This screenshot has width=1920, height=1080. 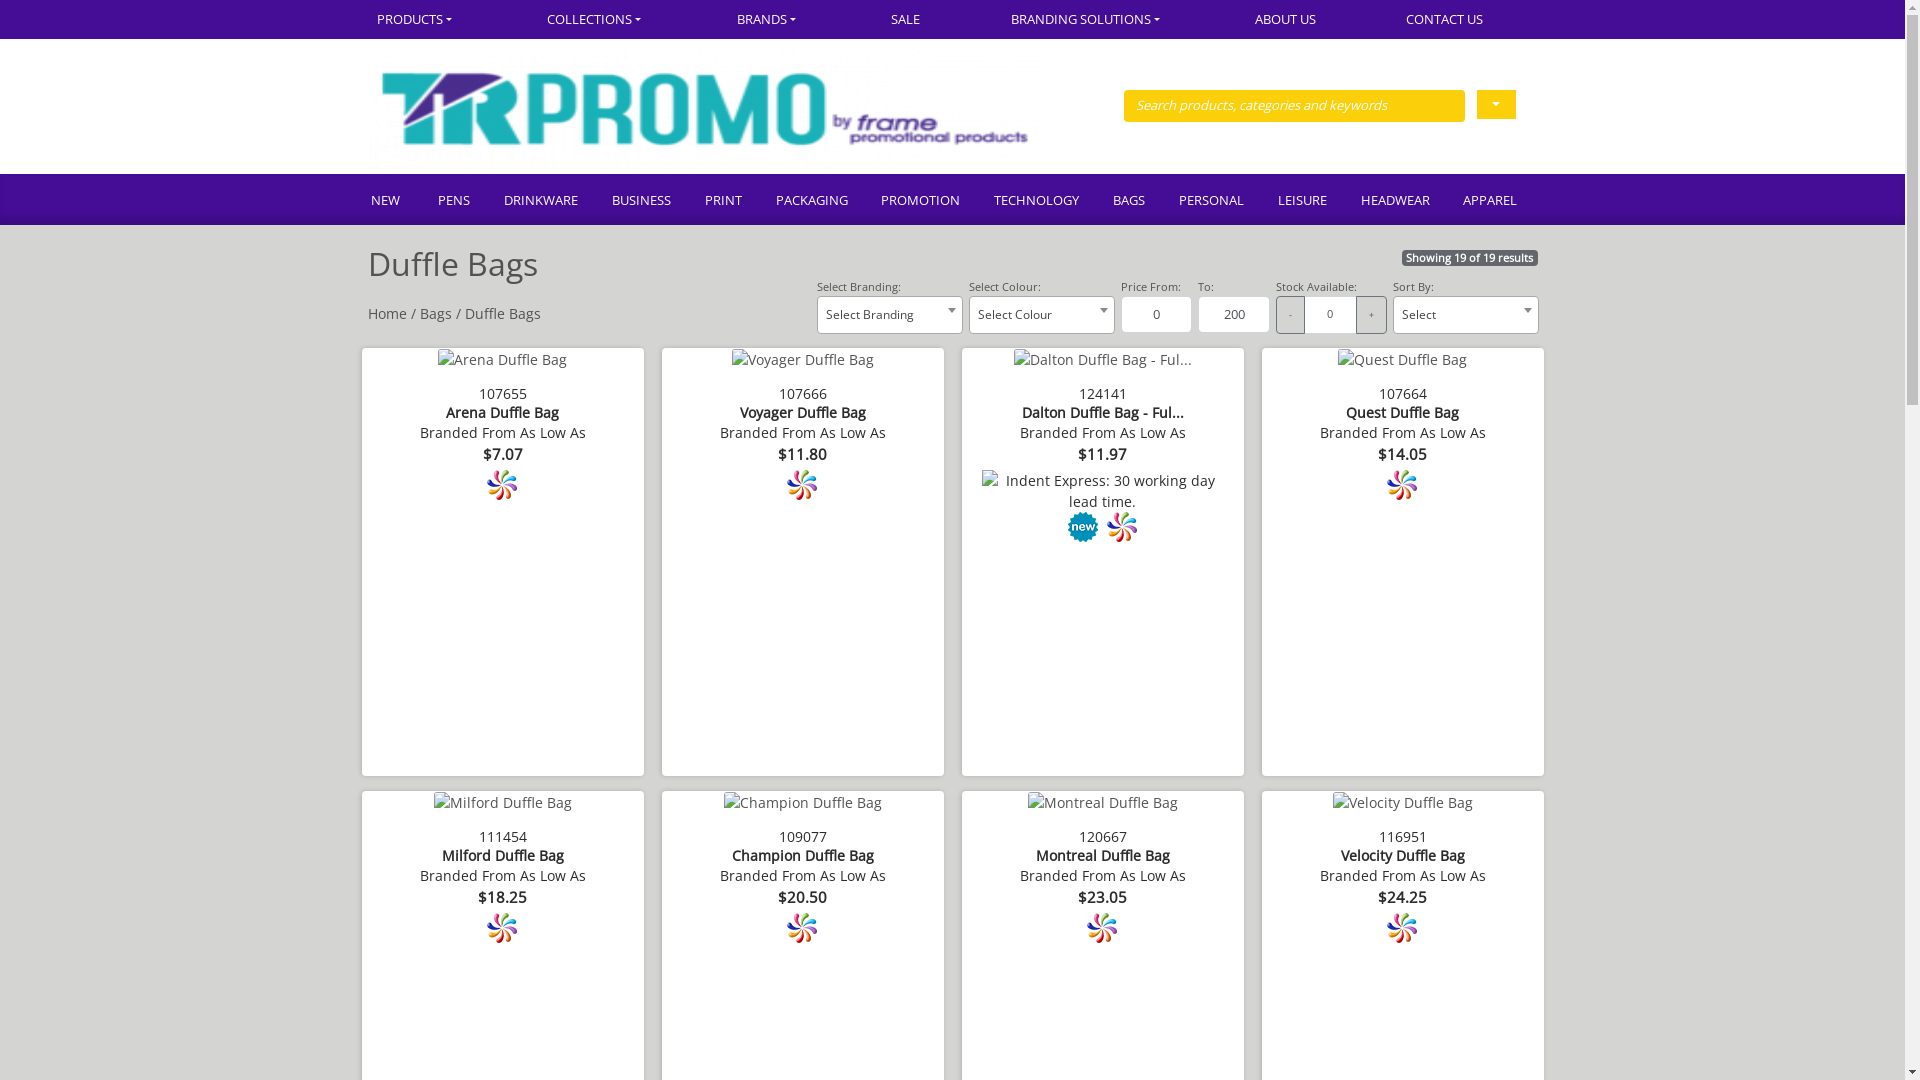 What do you see at coordinates (1102, 490) in the screenshot?
I see `'Indent Express: 30 working day lead time.'` at bounding box center [1102, 490].